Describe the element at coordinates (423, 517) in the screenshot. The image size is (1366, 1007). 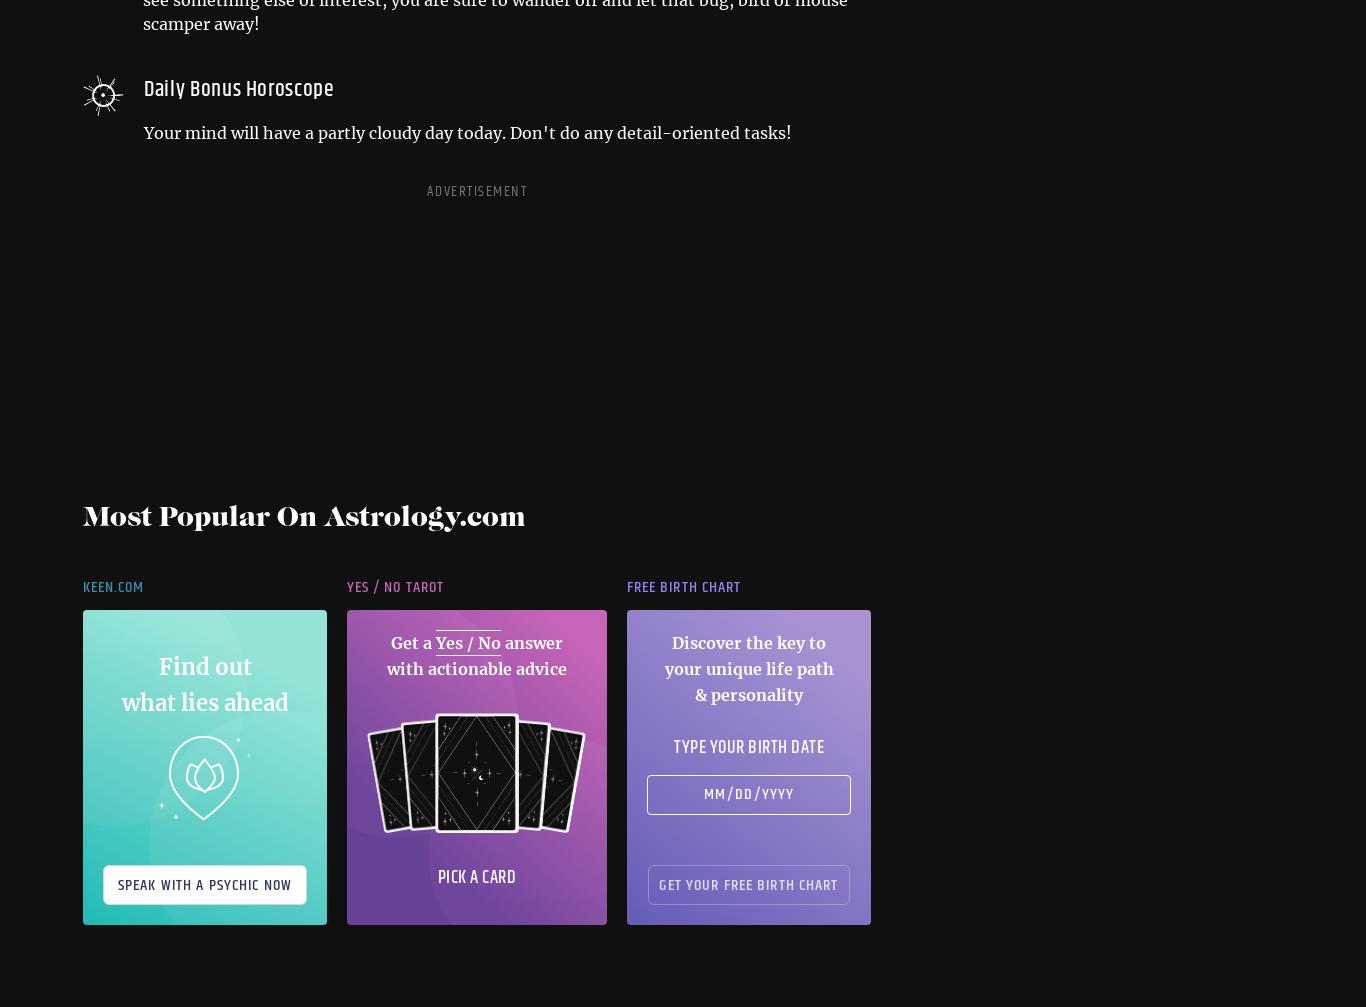
I see `'Astrology.com'` at that location.